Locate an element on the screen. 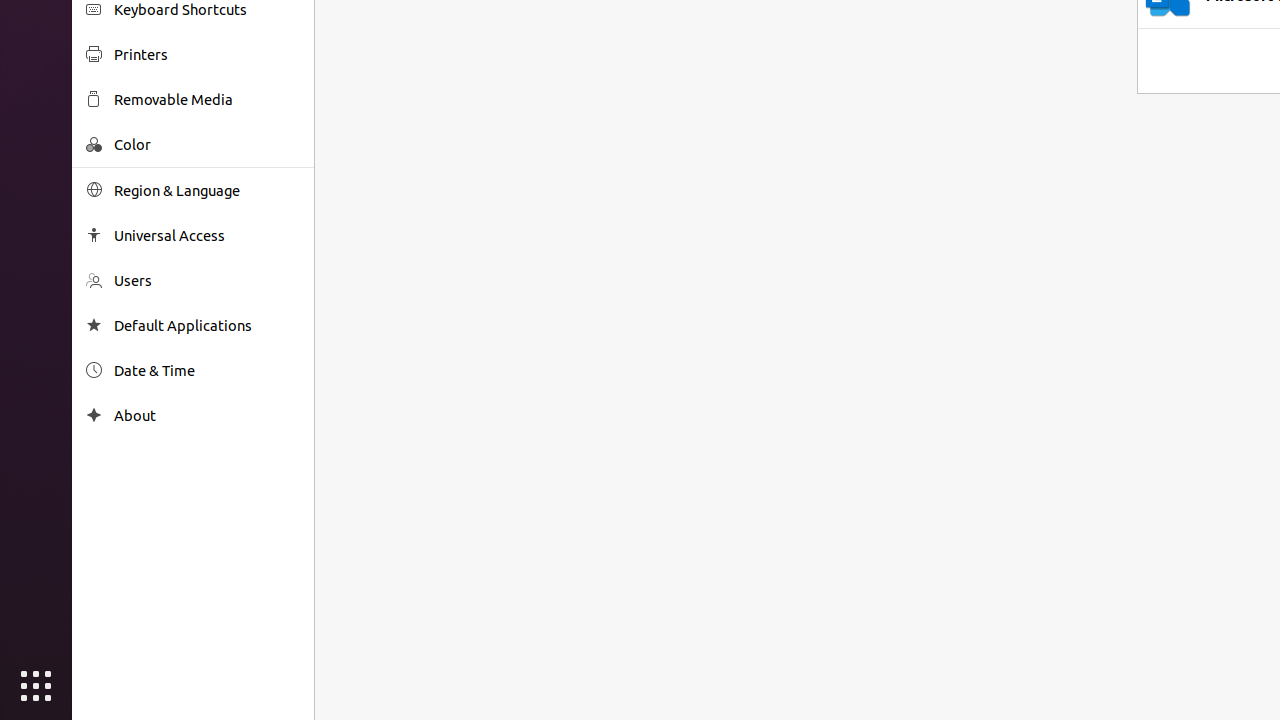 The width and height of the screenshot is (1280, 720). 'Printers' is located at coordinates (206, 53).